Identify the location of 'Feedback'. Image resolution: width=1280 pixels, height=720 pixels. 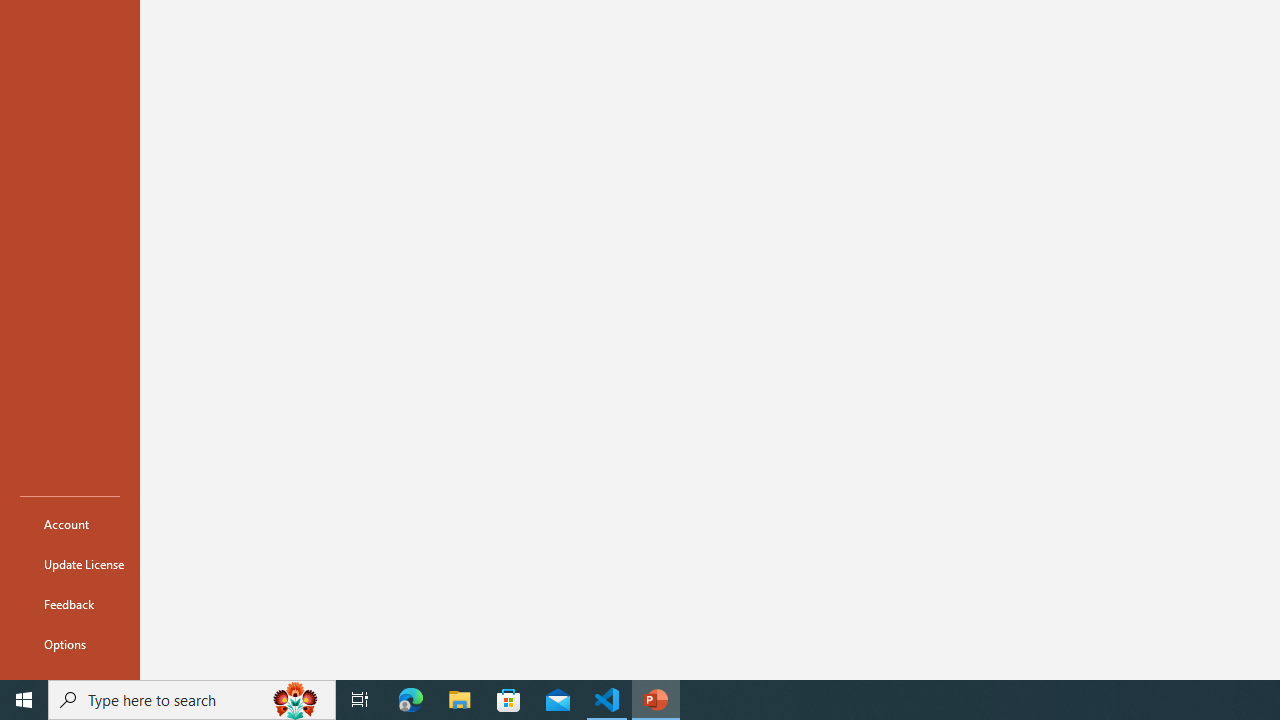
(69, 603).